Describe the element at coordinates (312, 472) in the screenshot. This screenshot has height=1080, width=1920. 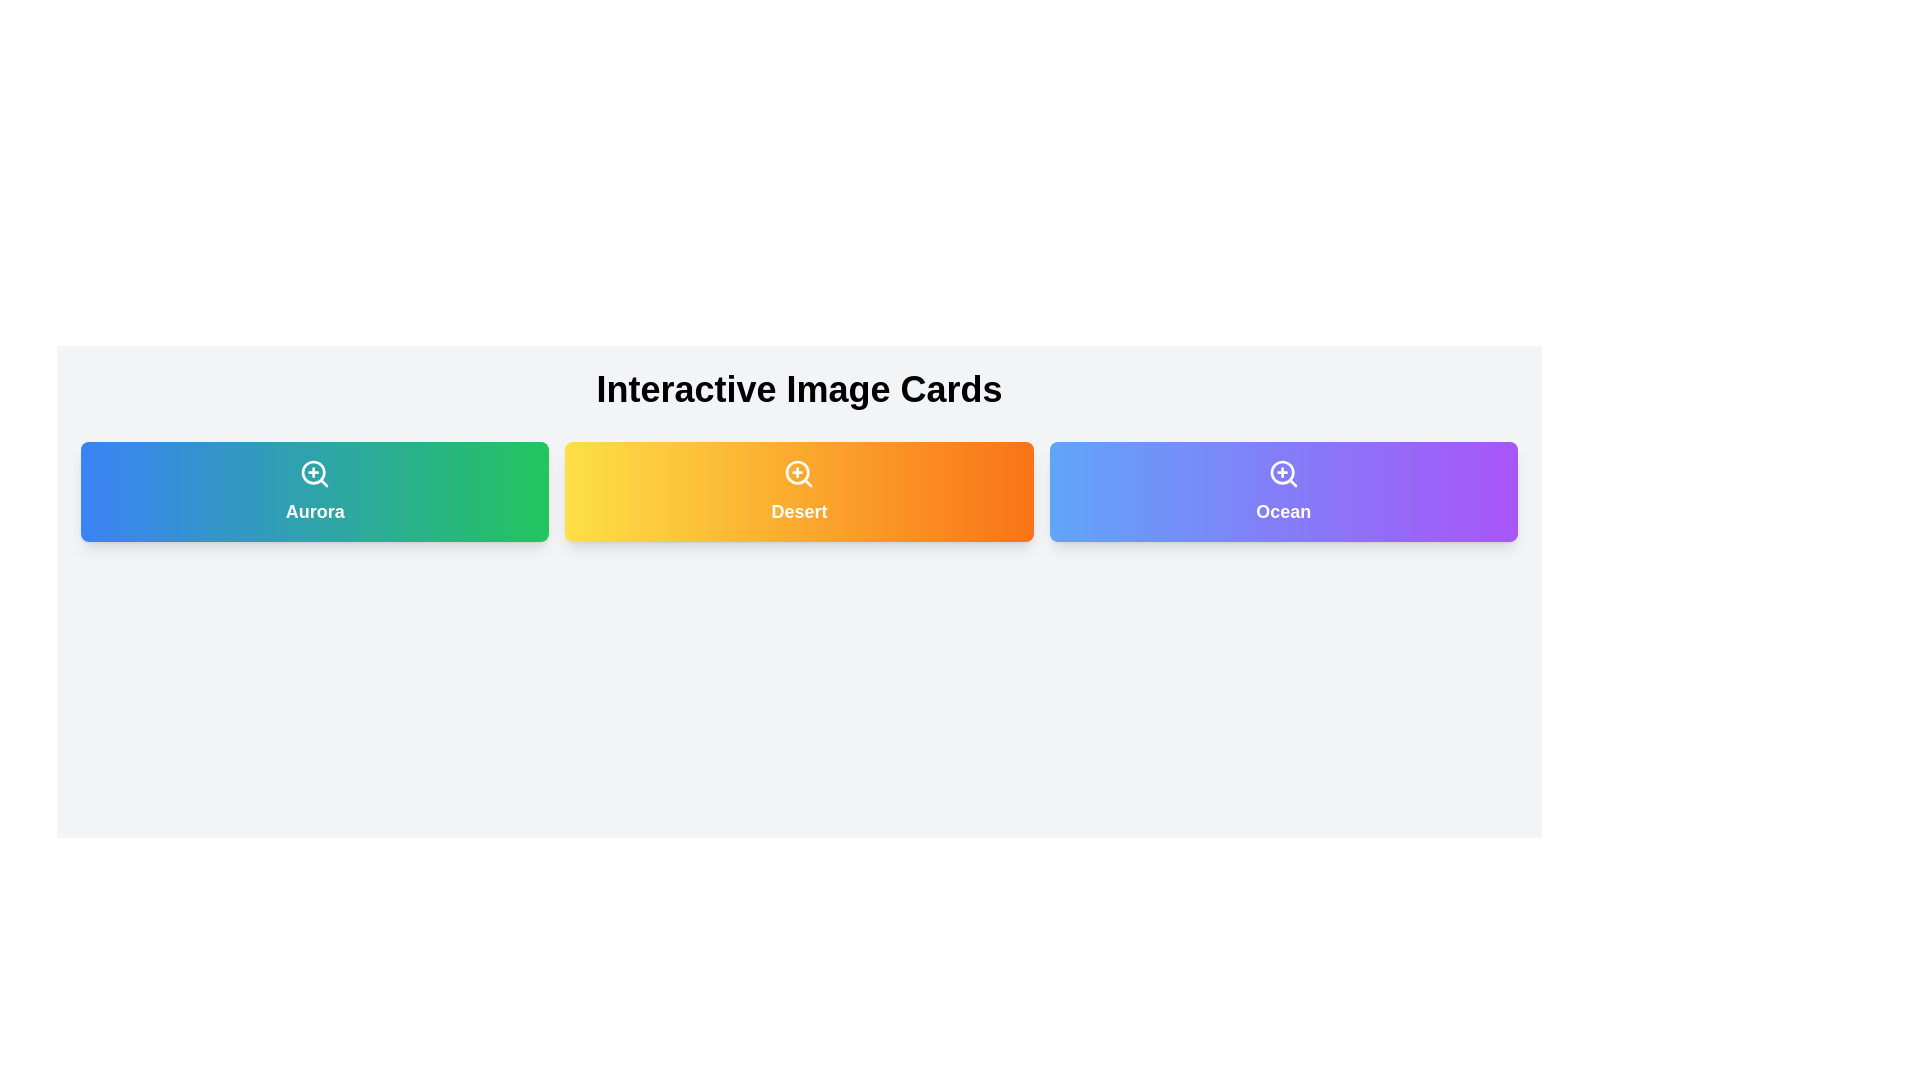
I see `the SVG Circle element that represents zoom functionality, located centrally within the 'Aurora' card` at that location.